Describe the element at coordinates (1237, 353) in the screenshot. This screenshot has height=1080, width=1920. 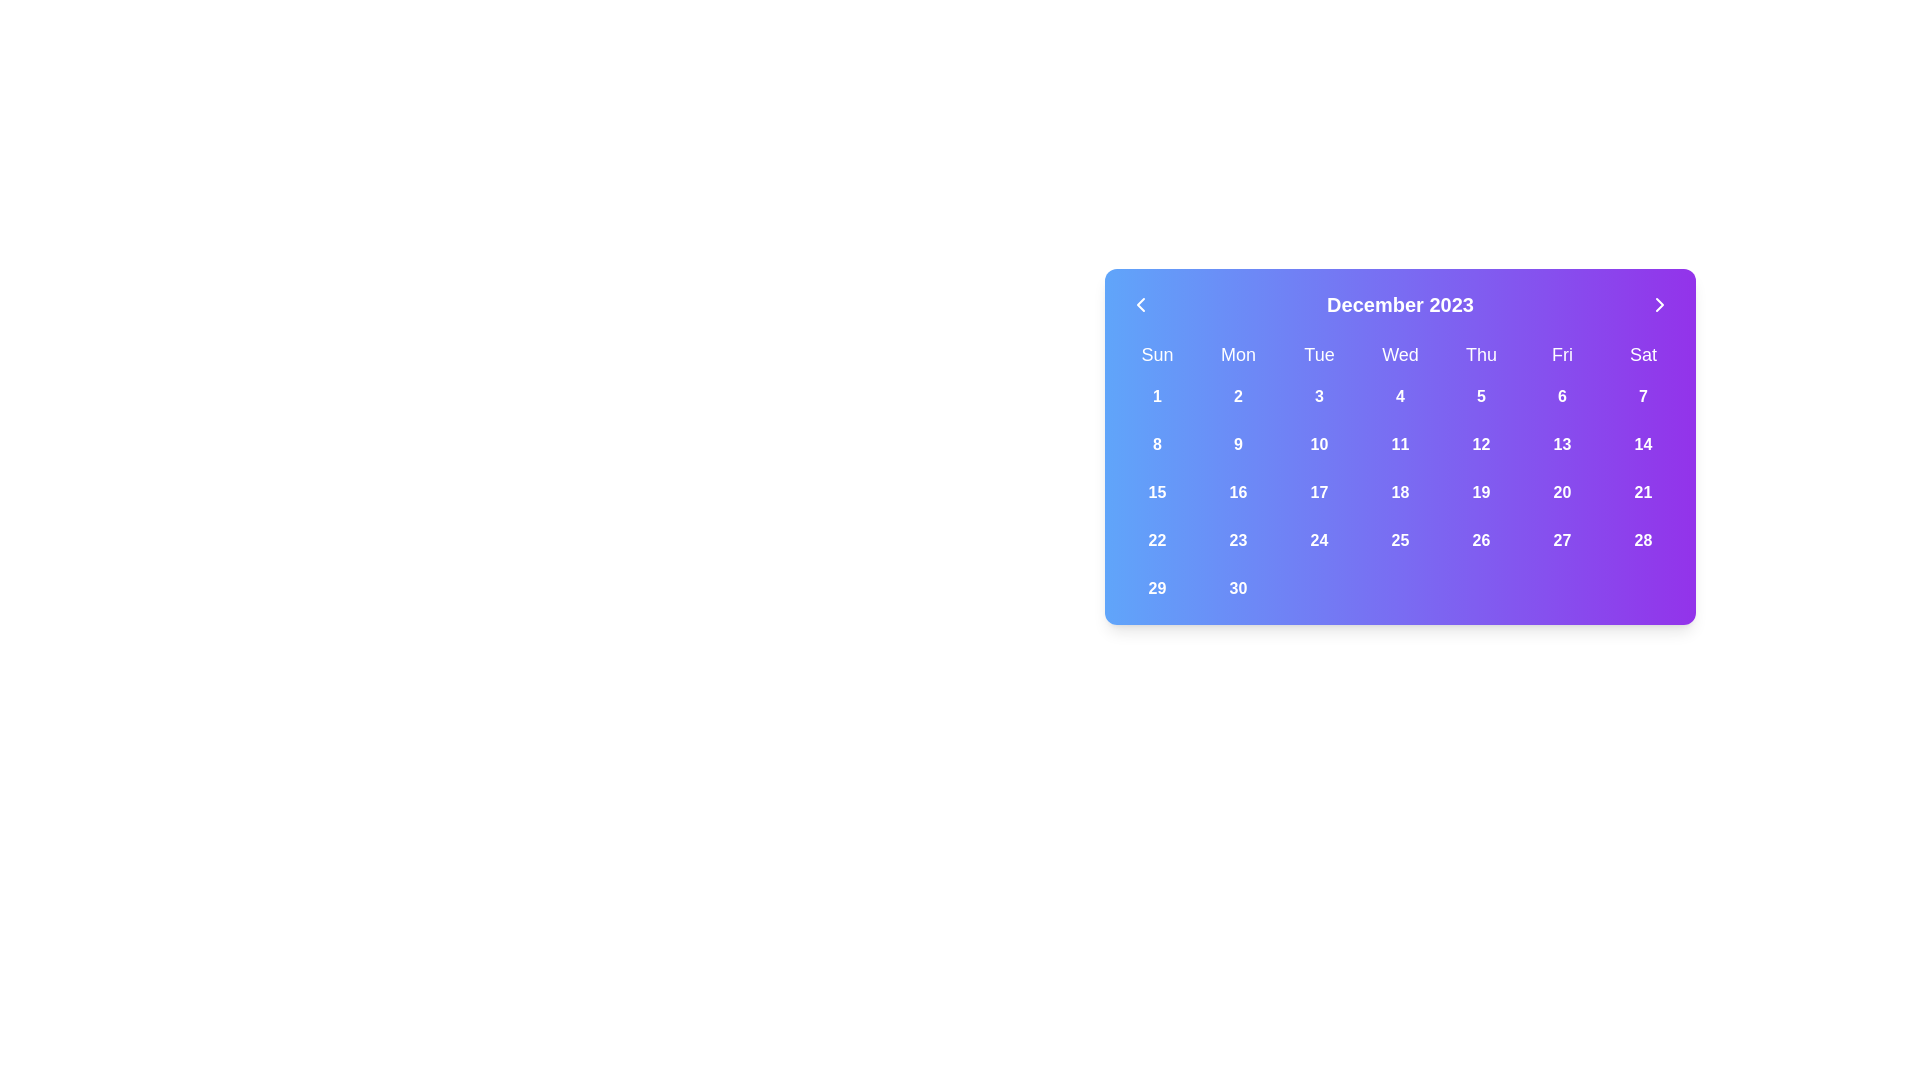
I see `the static label indicating 'Monday' in the calendar interface, which is the second weekday label in the horizontal list` at that location.